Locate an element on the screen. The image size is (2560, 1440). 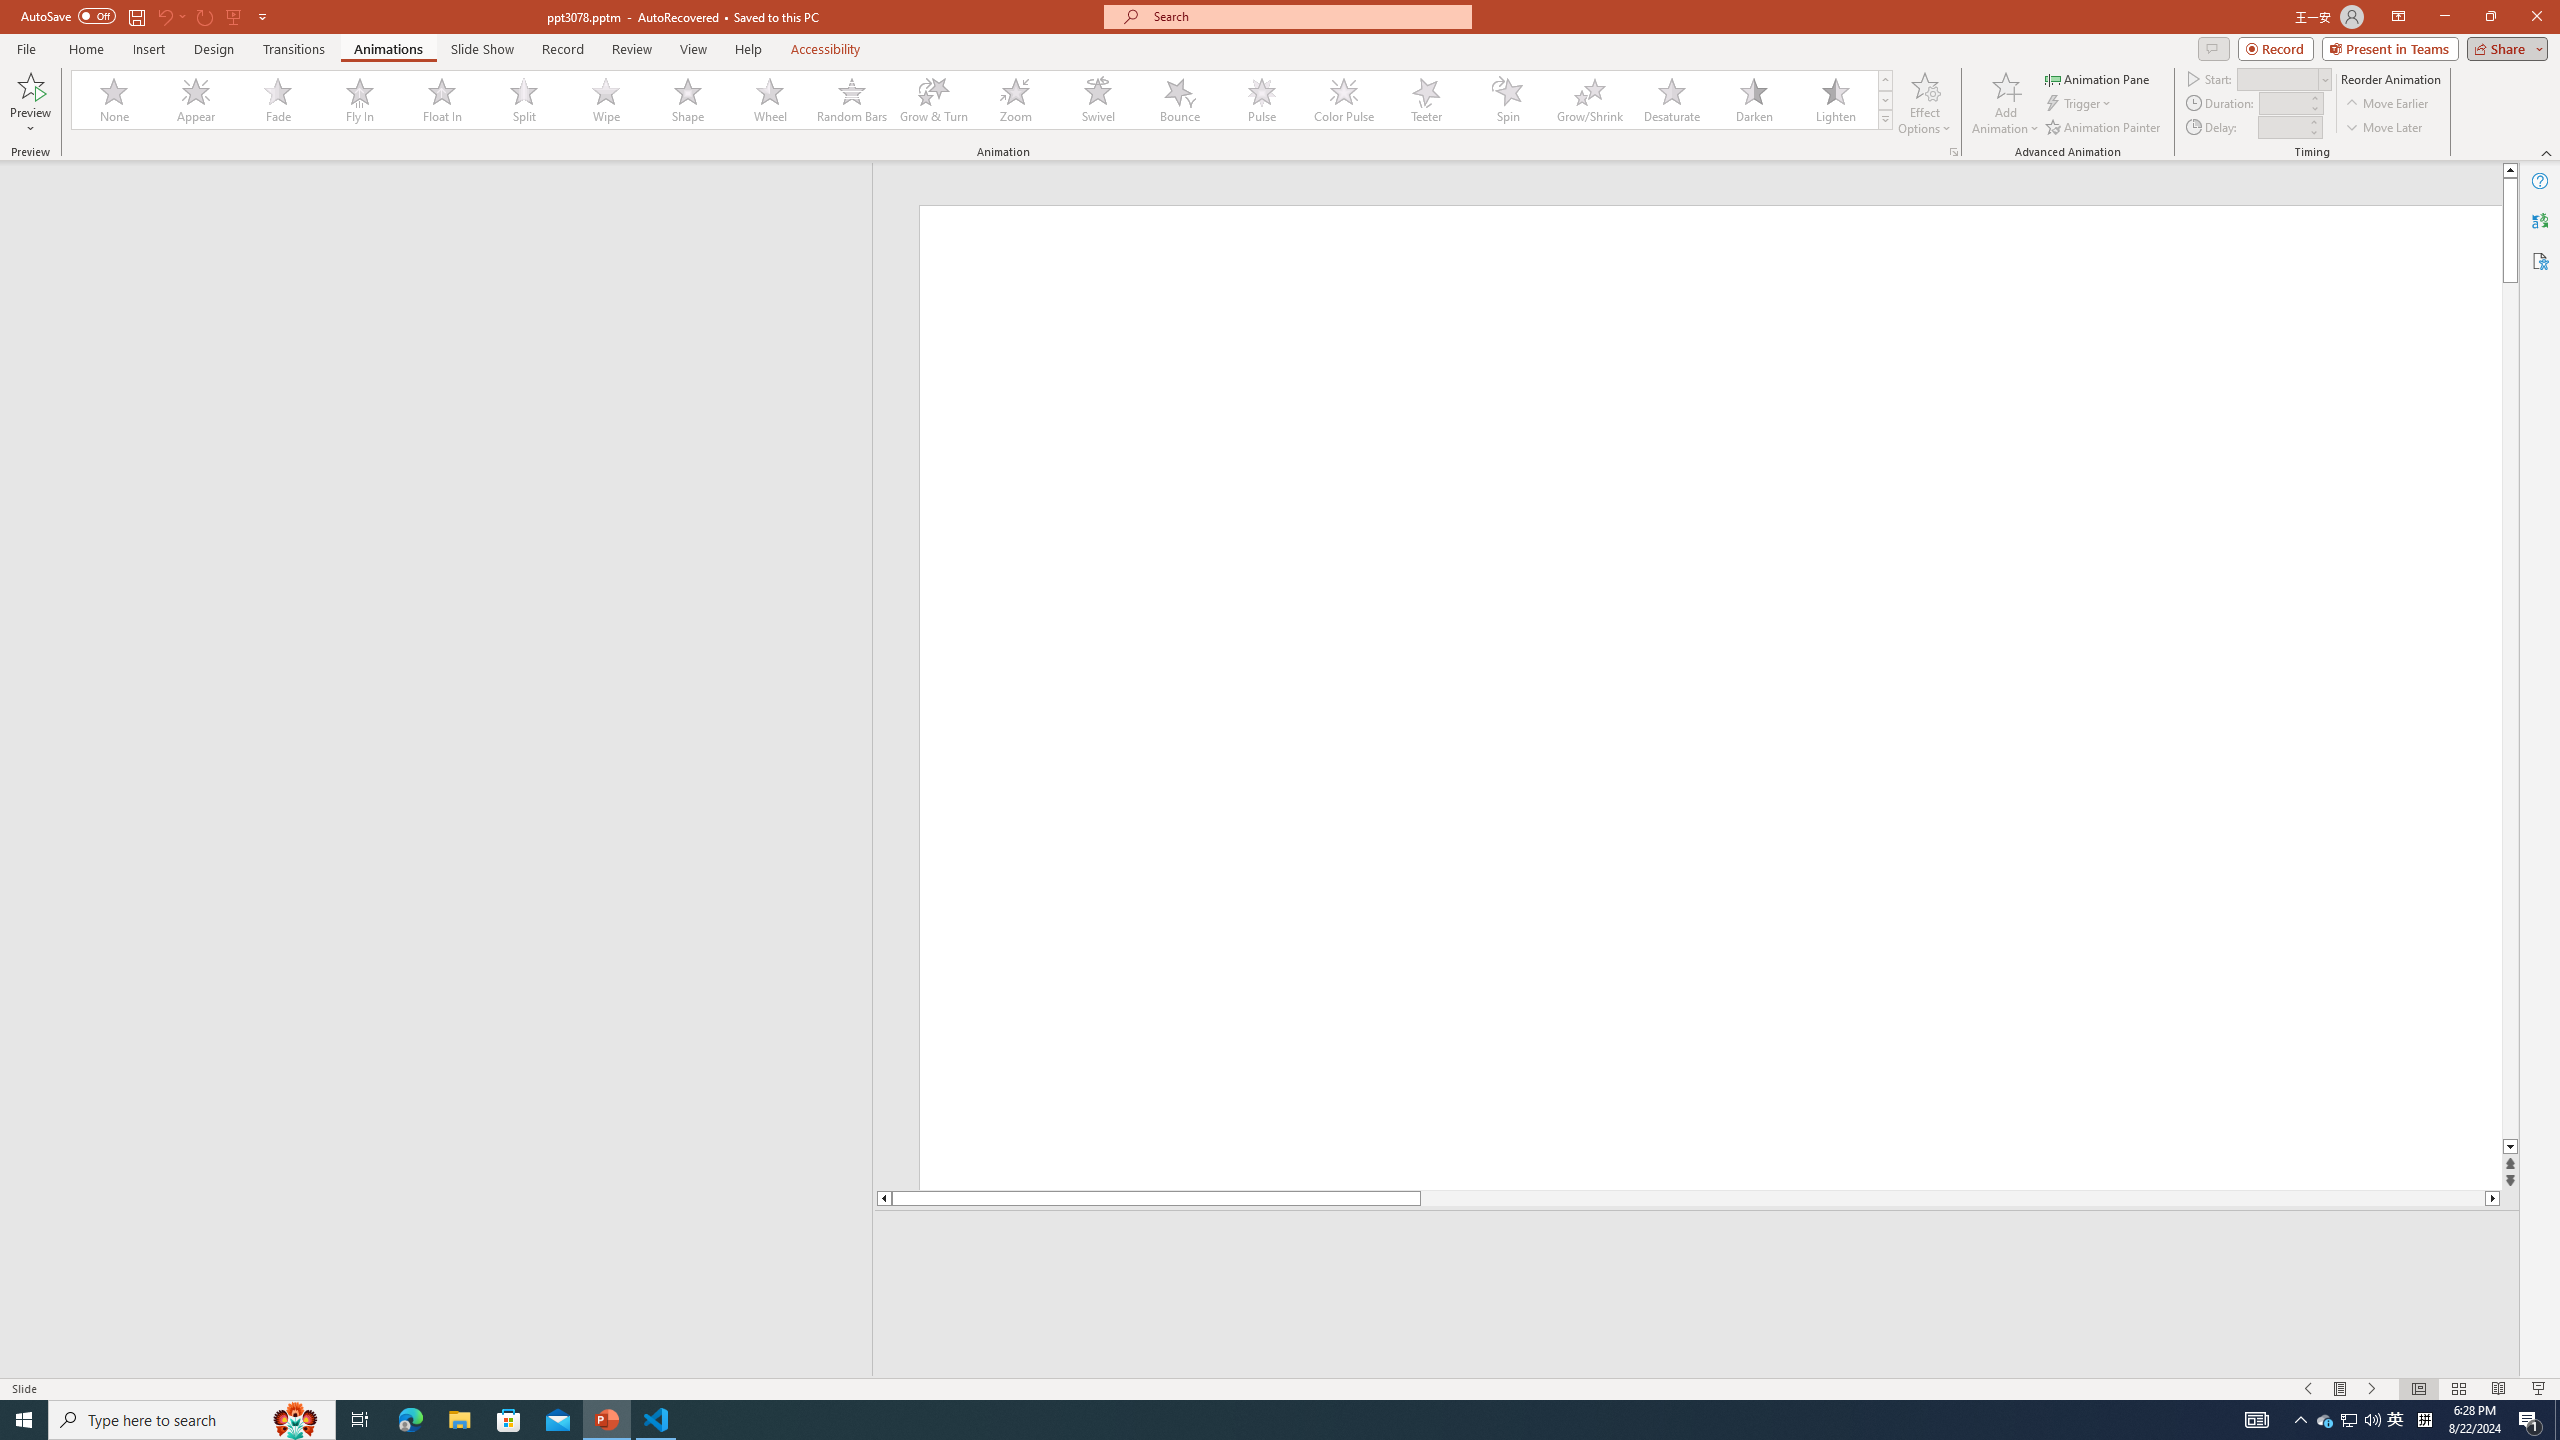
'Save' is located at coordinates (135, 15).